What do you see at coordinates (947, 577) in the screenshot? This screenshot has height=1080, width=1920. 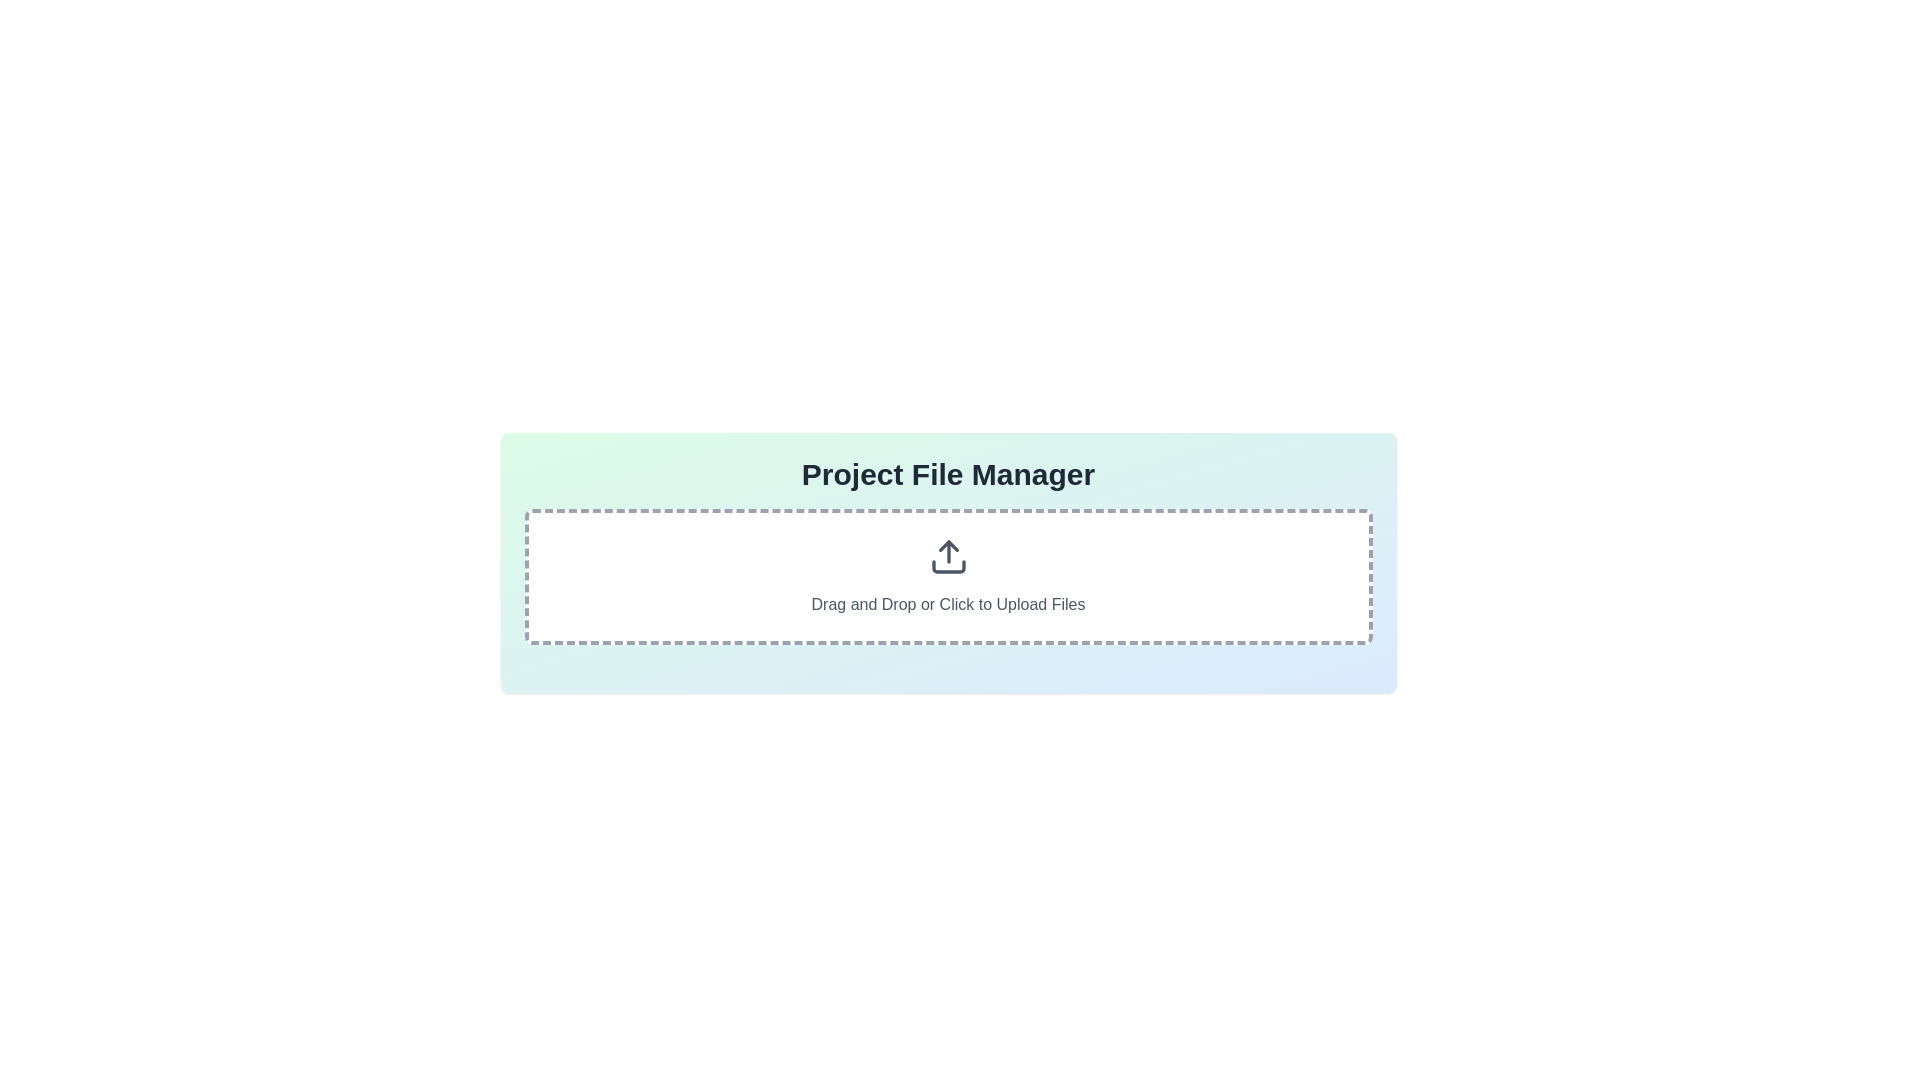 I see `the interactive file drop zone with a white background, dashed gray border, and rounded corners to upload files` at bounding box center [947, 577].